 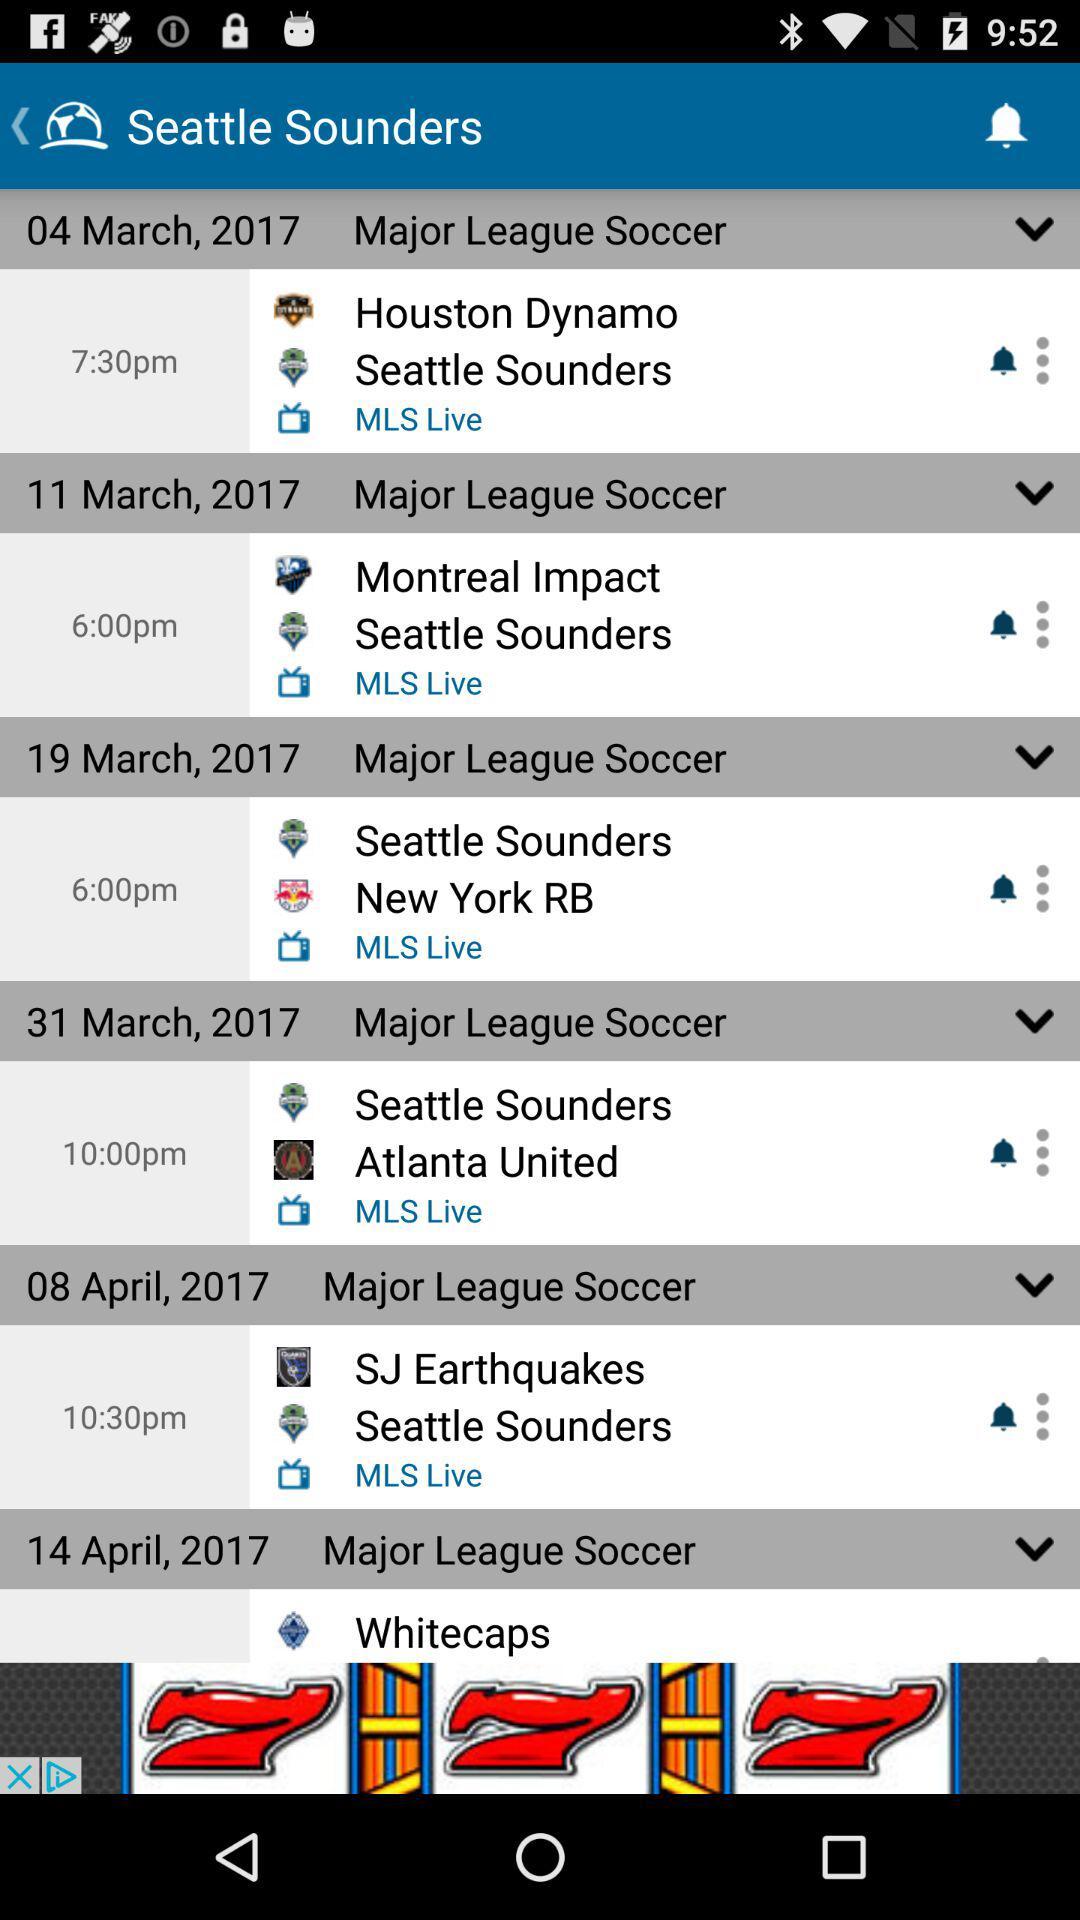 What do you see at coordinates (1035, 887) in the screenshot?
I see `set alert and go to account setttings` at bounding box center [1035, 887].